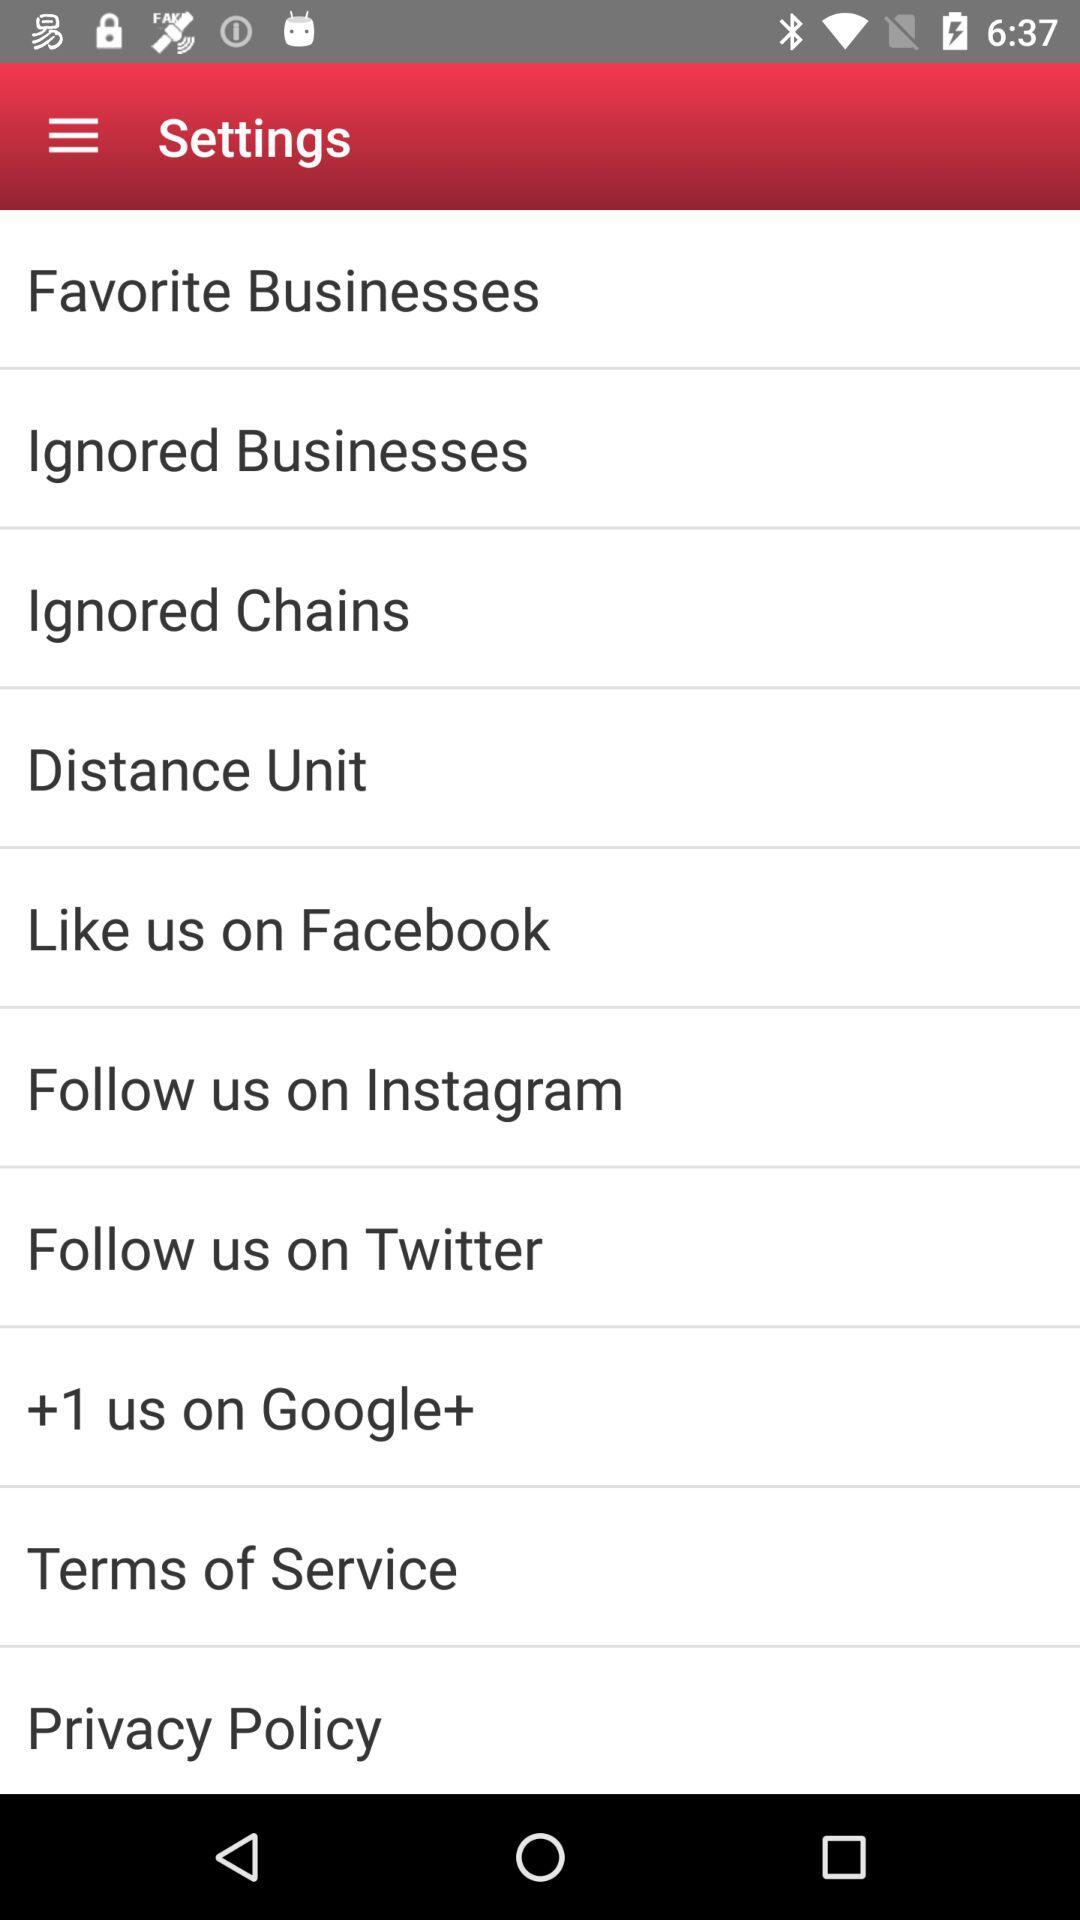 Image resolution: width=1080 pixels, height=1920 pixels. I want to click on the app next to the settings icon, so click(72, 135).